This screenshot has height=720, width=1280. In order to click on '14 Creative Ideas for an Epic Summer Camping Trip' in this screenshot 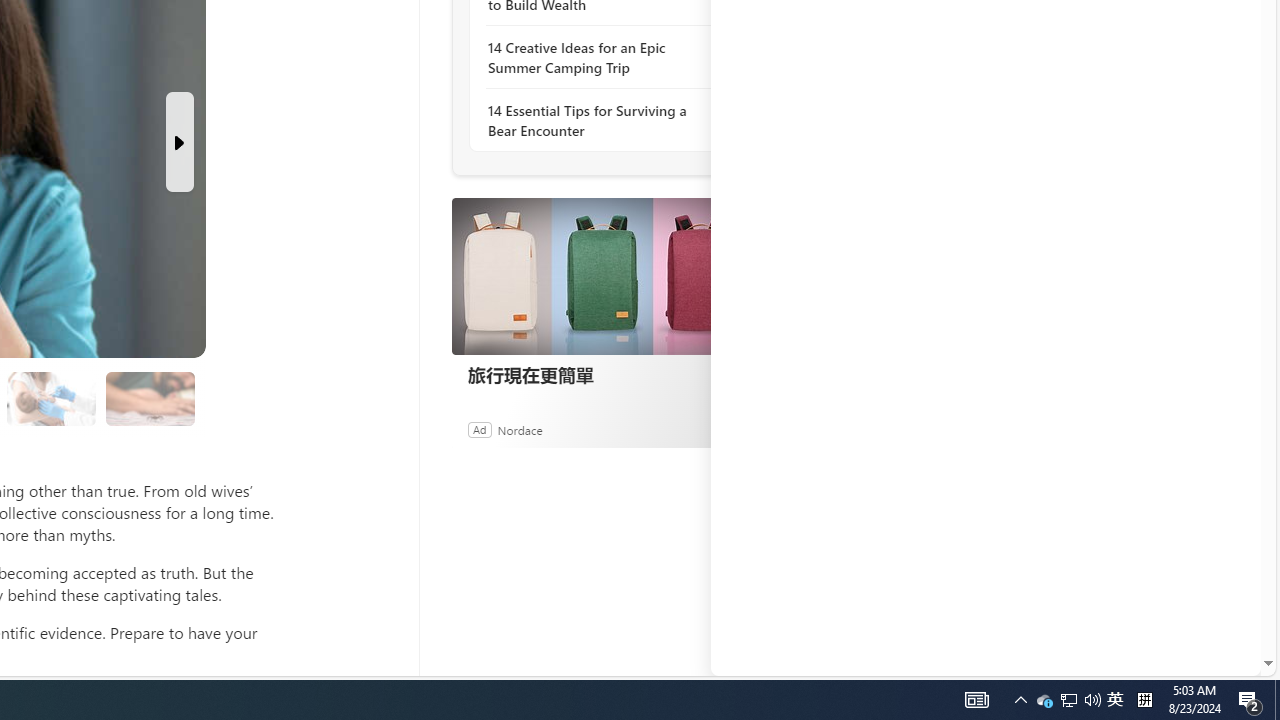, I will do `click(595, 56)`.